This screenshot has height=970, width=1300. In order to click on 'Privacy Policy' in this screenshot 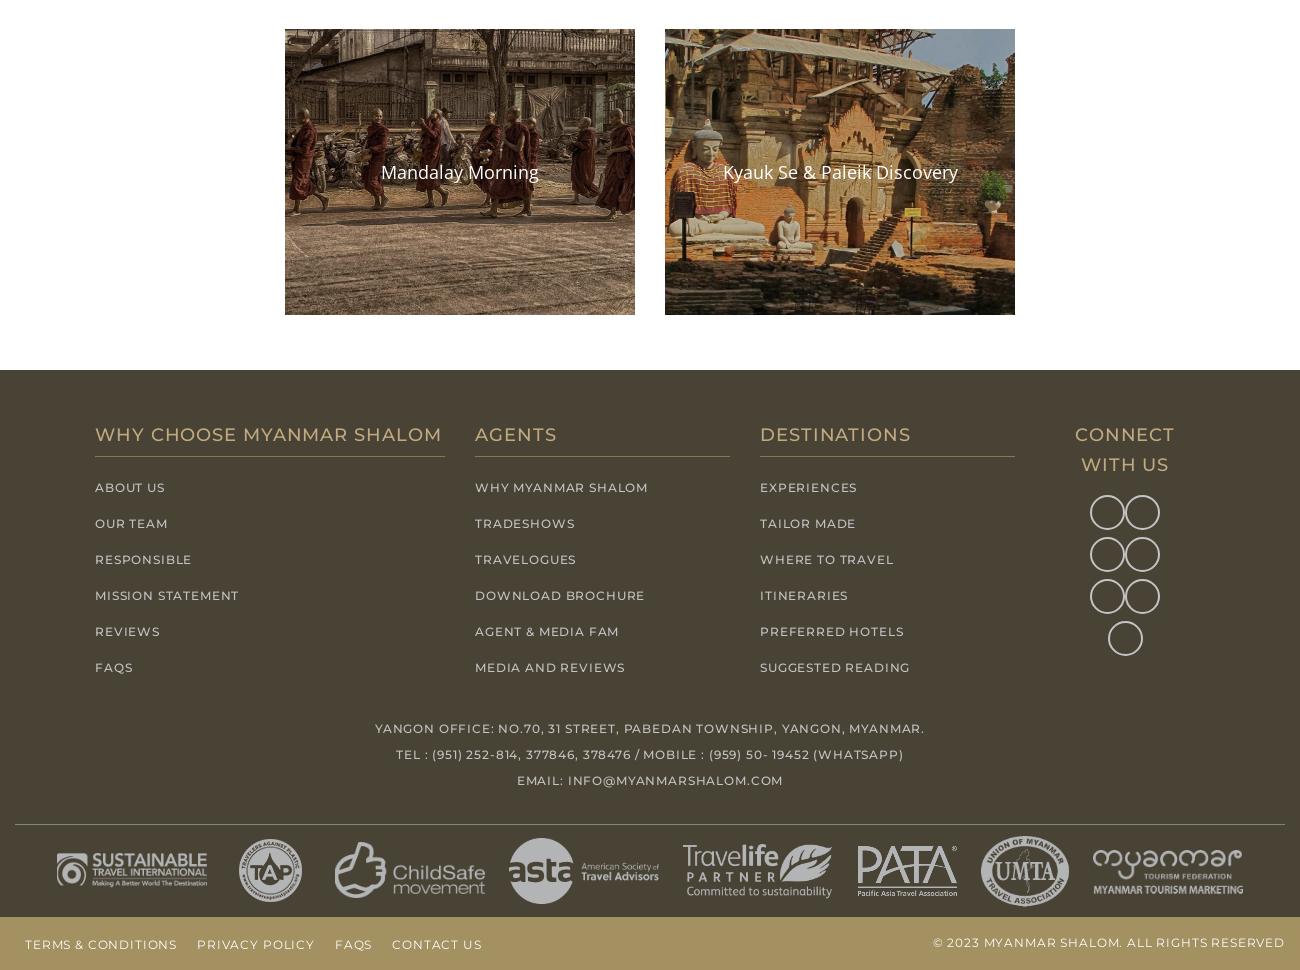, I will do `click(254, 942)`.